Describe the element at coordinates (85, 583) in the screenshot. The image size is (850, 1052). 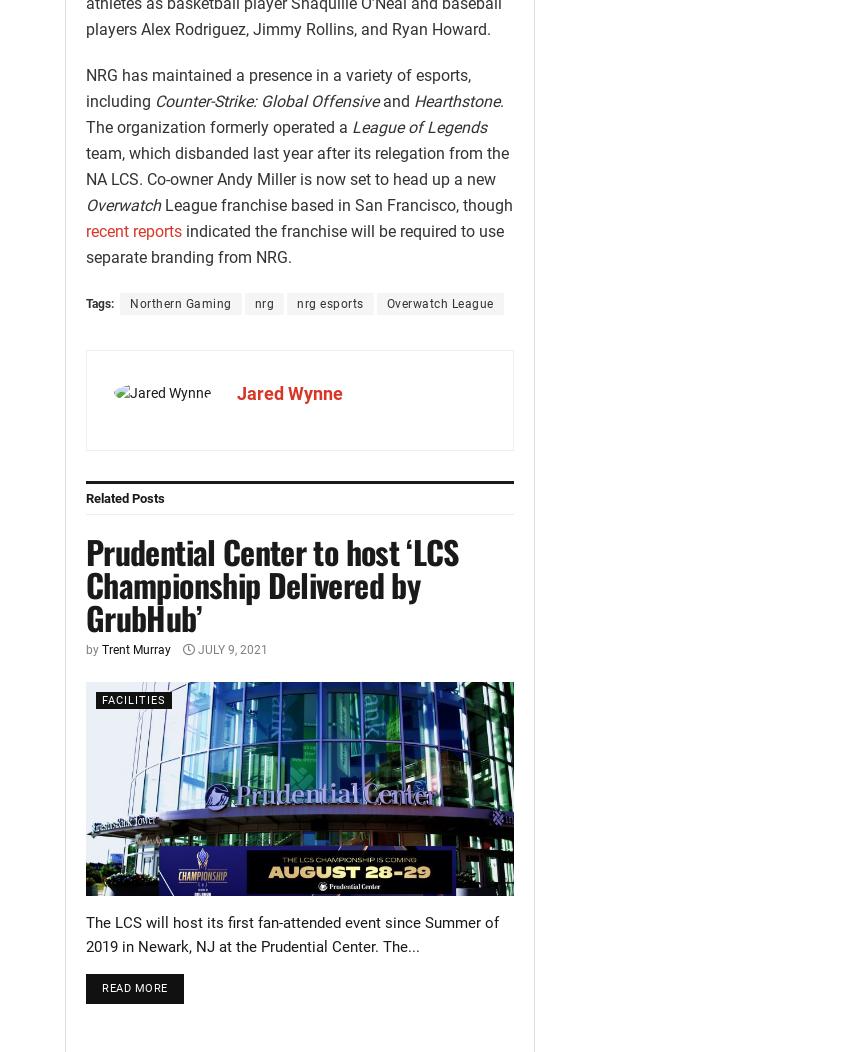
I see `'Prudential Center to host ‘LCS Championship Delivered by GrubHub’'` at that location.